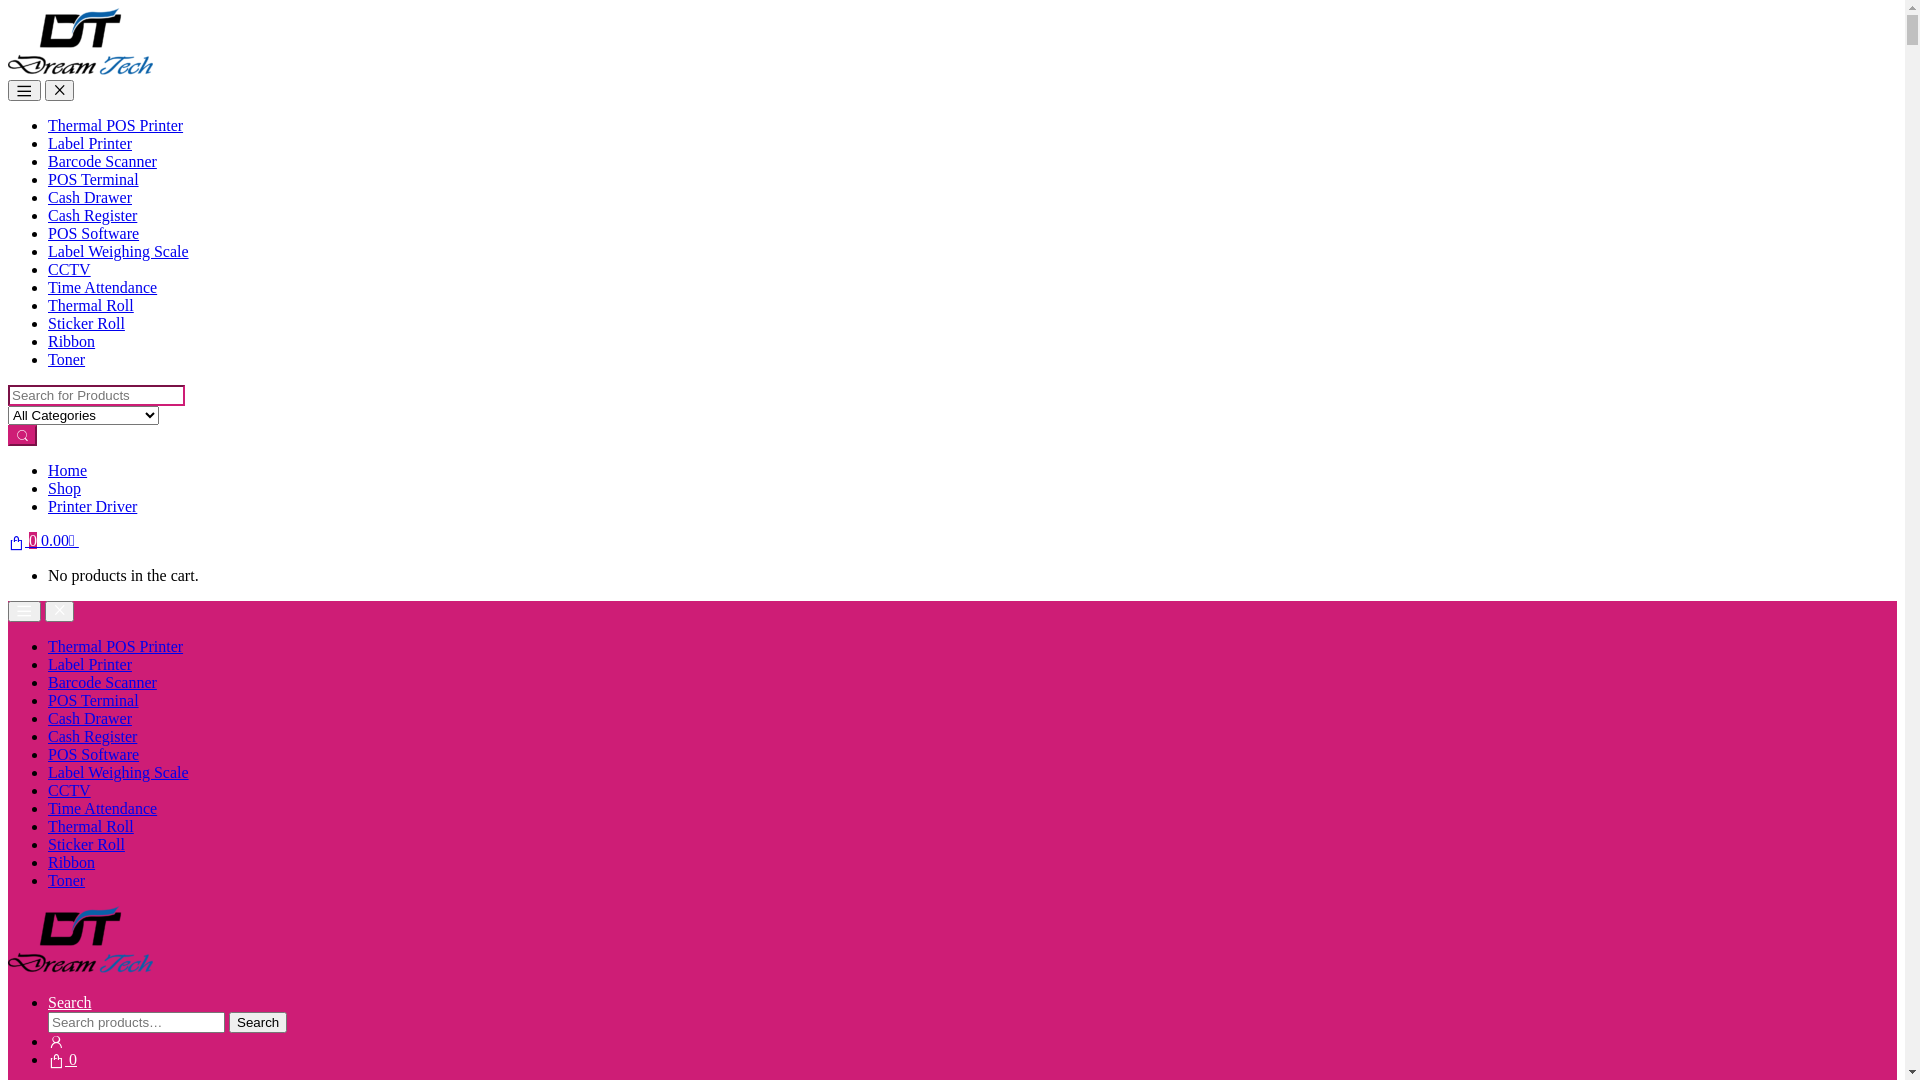 This screenshot has width=1920, height=1080. What do you see at coordinates (85, 844) in the screenshot?
I see `'Sticker Roll'` at bounding box center [85, 844].